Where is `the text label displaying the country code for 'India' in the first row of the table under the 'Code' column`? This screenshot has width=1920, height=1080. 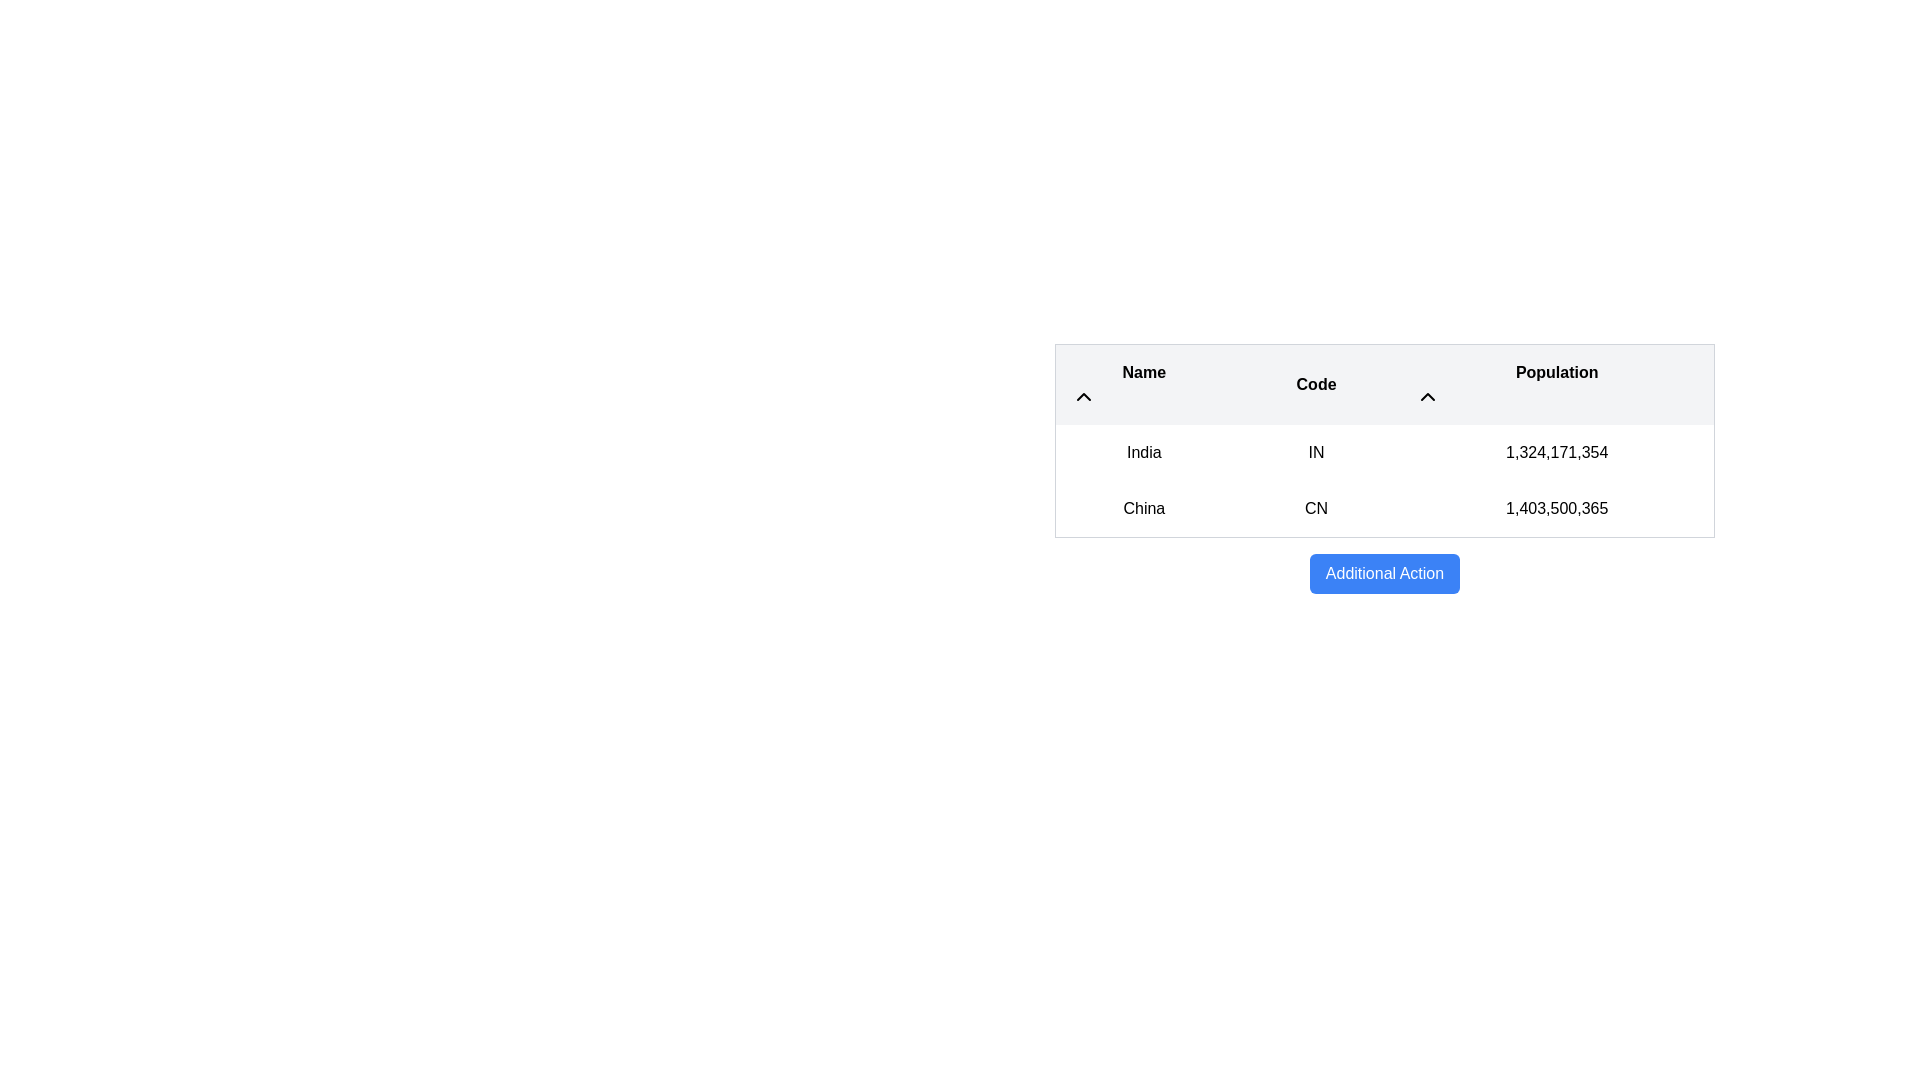
the text label displaying the country code for 'India' in the first row of the table under the 'Code' column is located at coordinates (1316, 452).